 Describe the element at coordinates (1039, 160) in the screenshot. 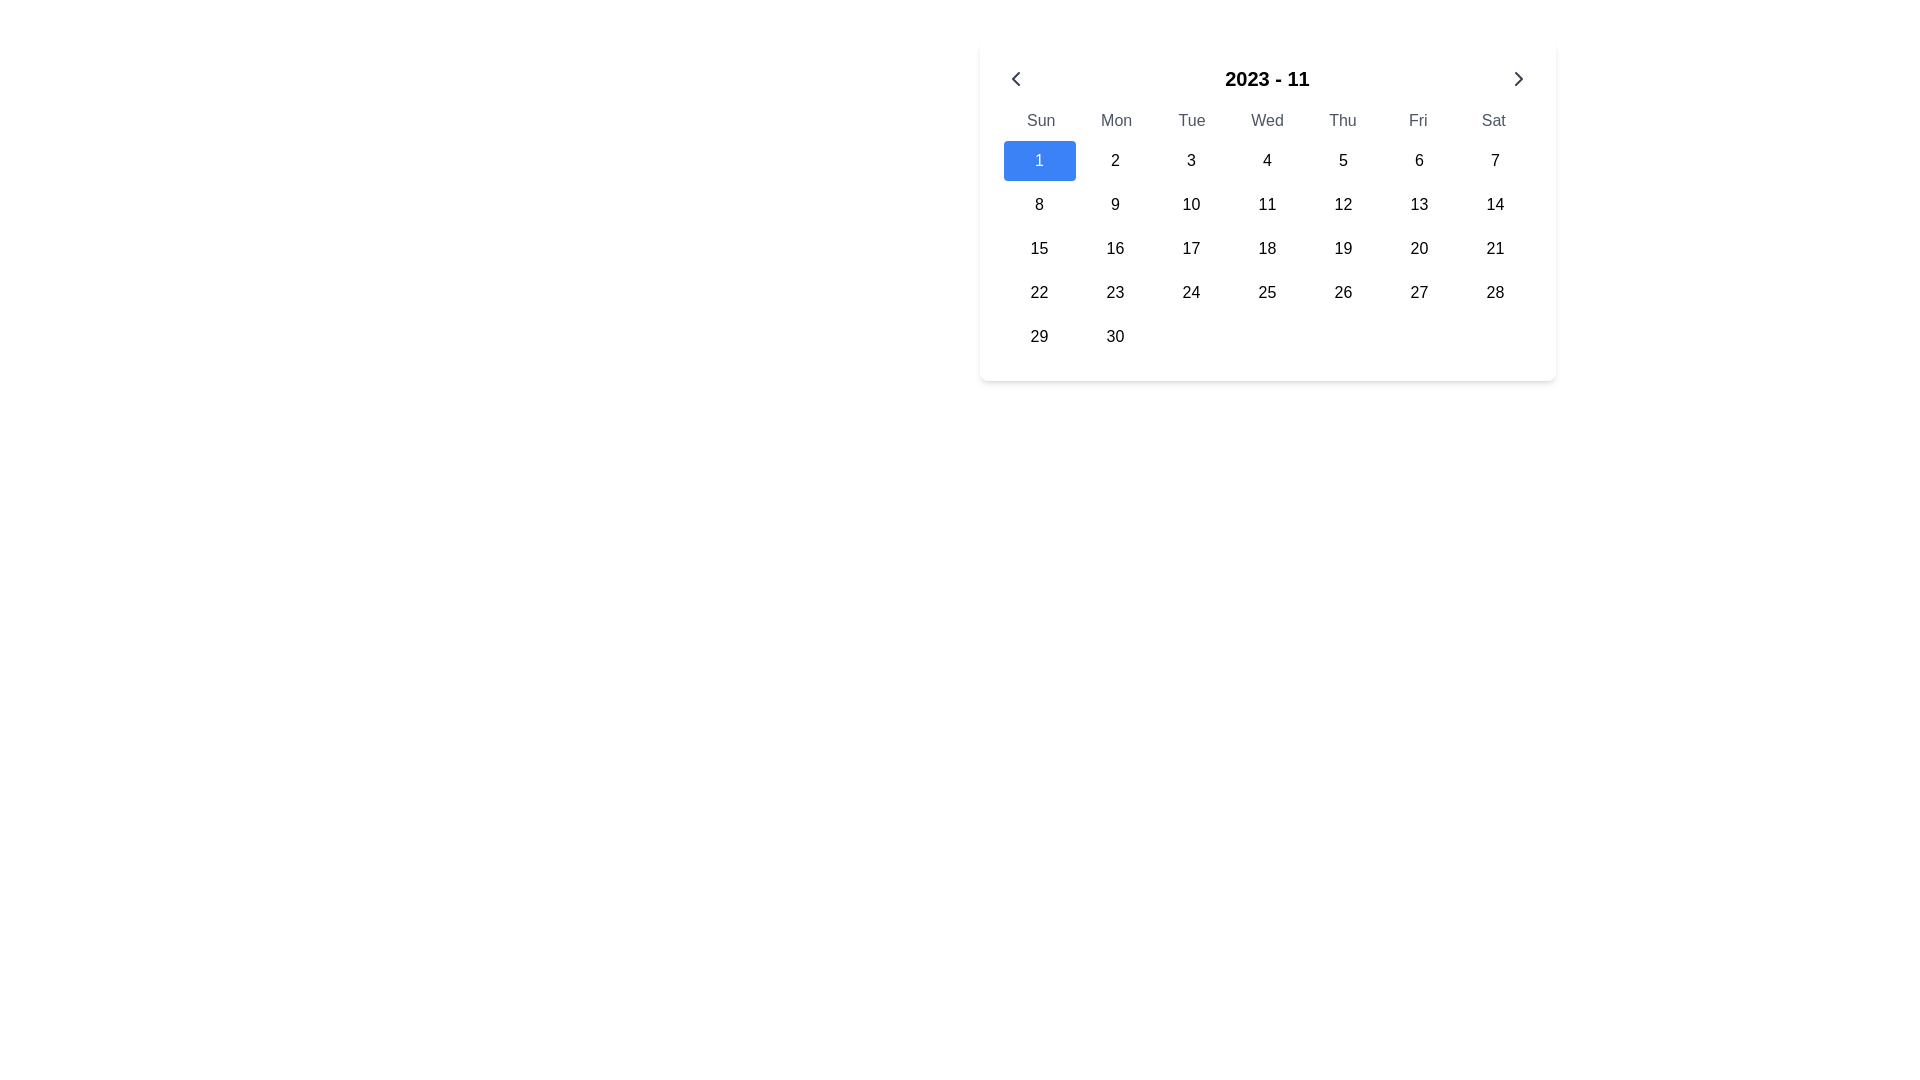

I see `the button displaying '1' with a blue background under the header 'Sun' in the calendar grid` at that location.